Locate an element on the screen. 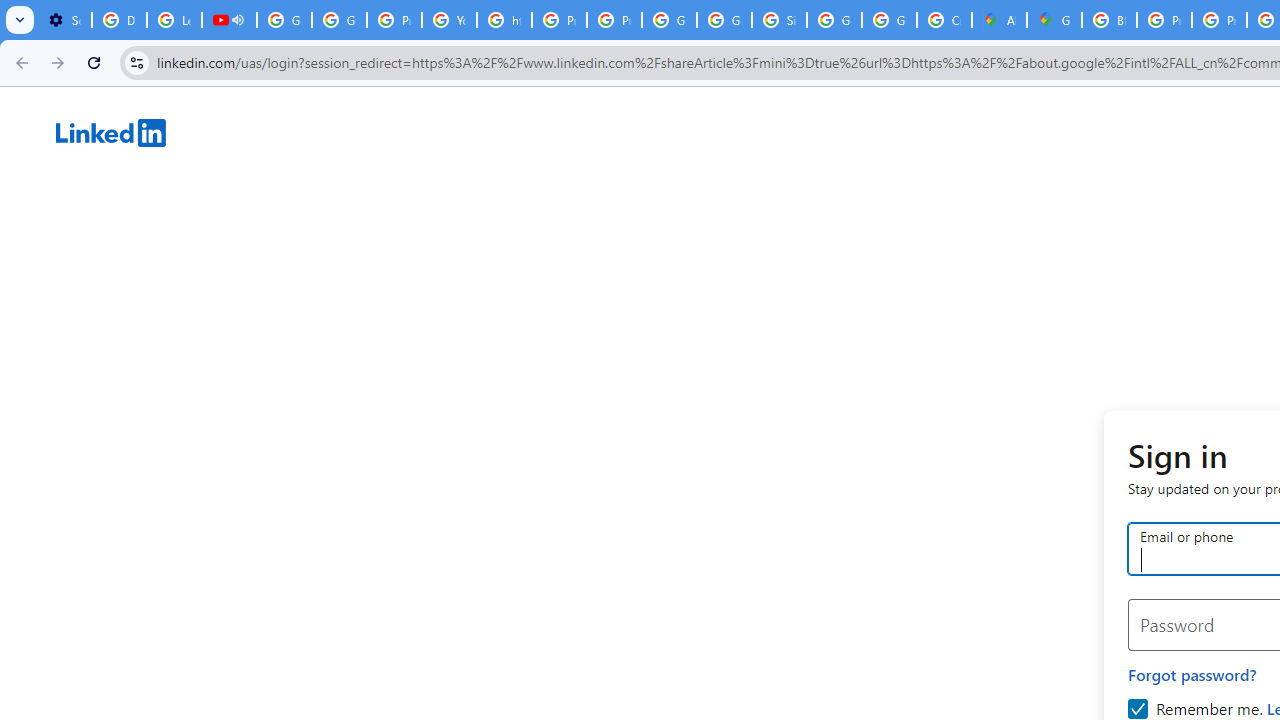 The image size is (1280, 720). 'Learn how to find your photos - Google Photos Help' is located at coordinates (174, 20).